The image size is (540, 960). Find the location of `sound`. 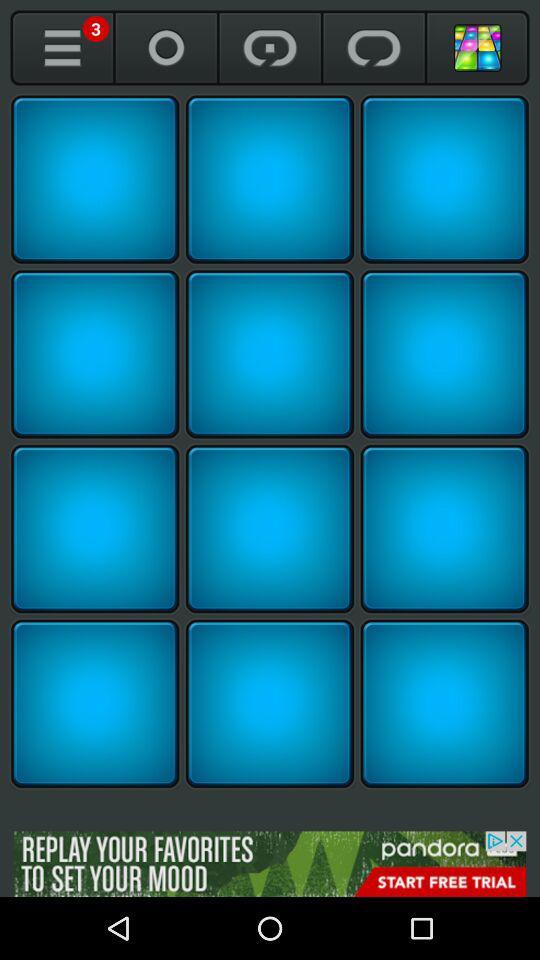

sound is located at coordinates (94, 703).